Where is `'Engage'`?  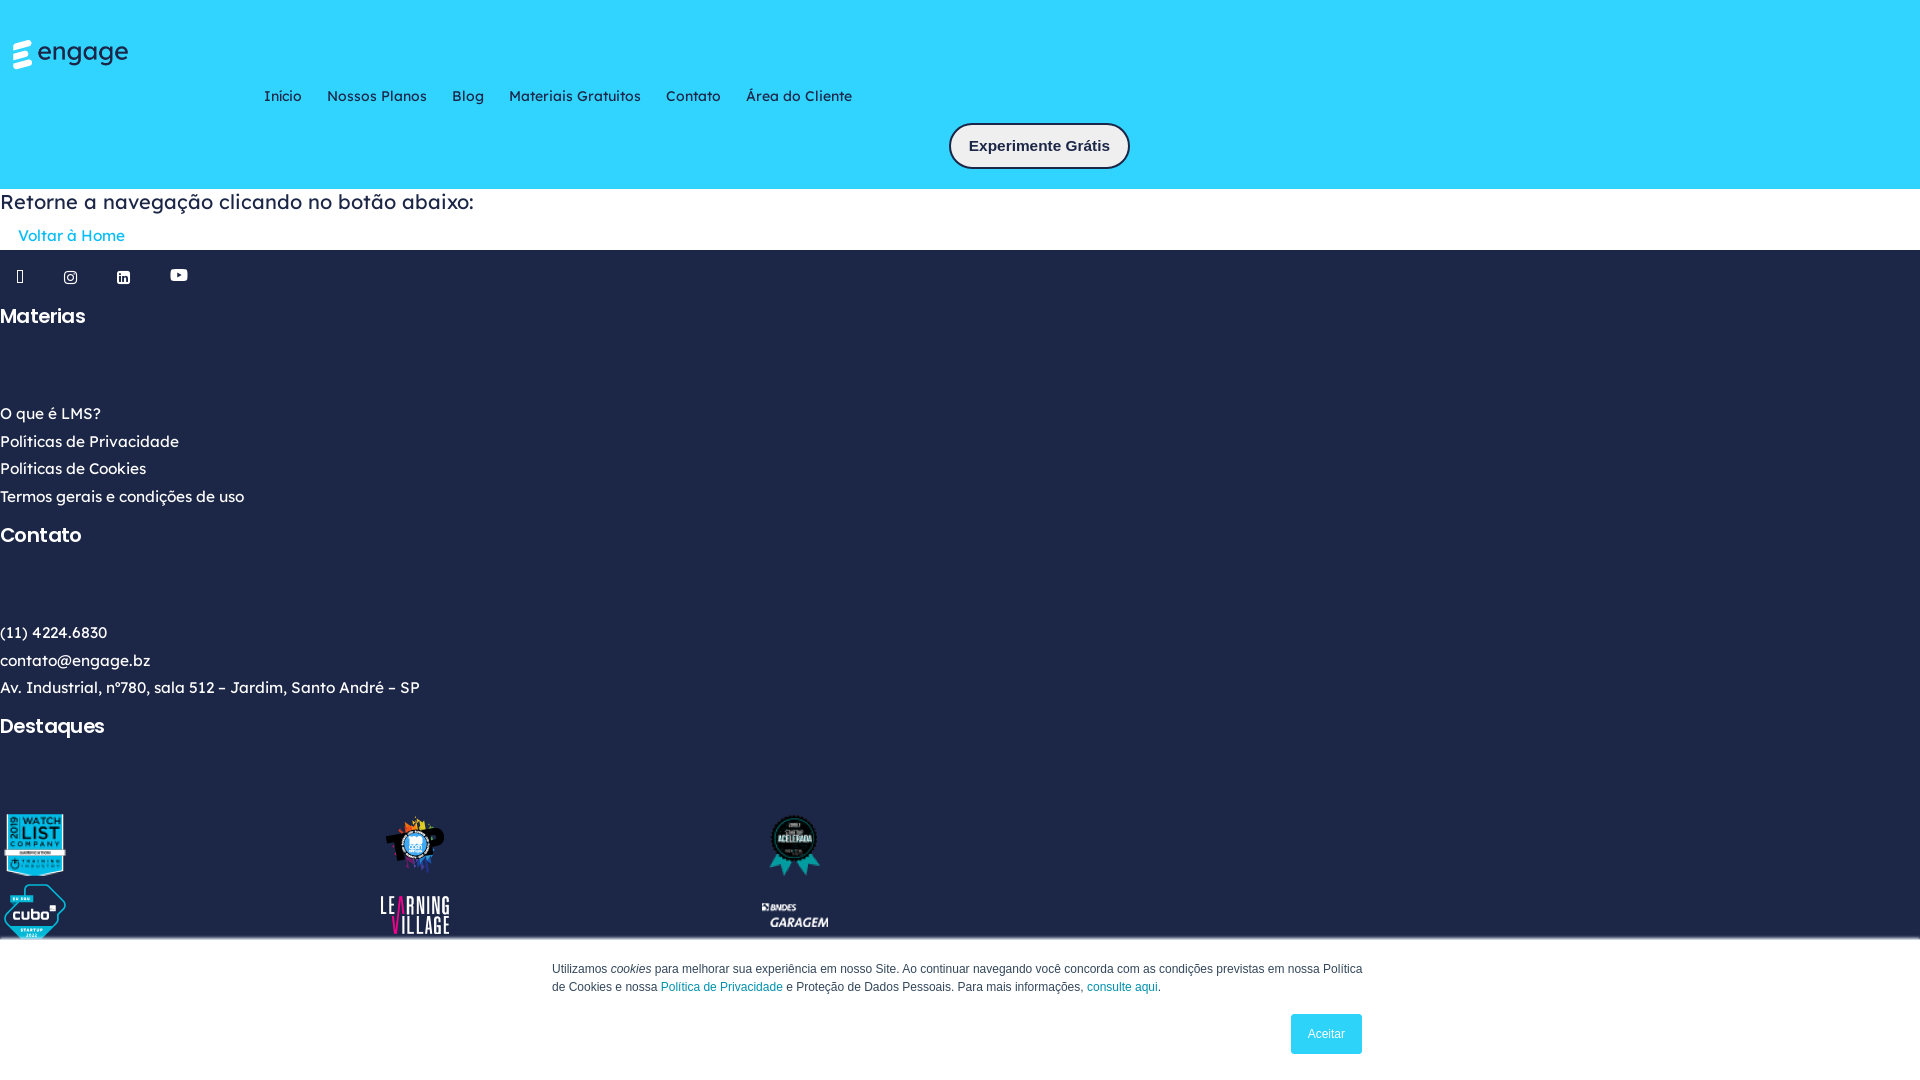
'Engage' is located at coordinates (9, 53).